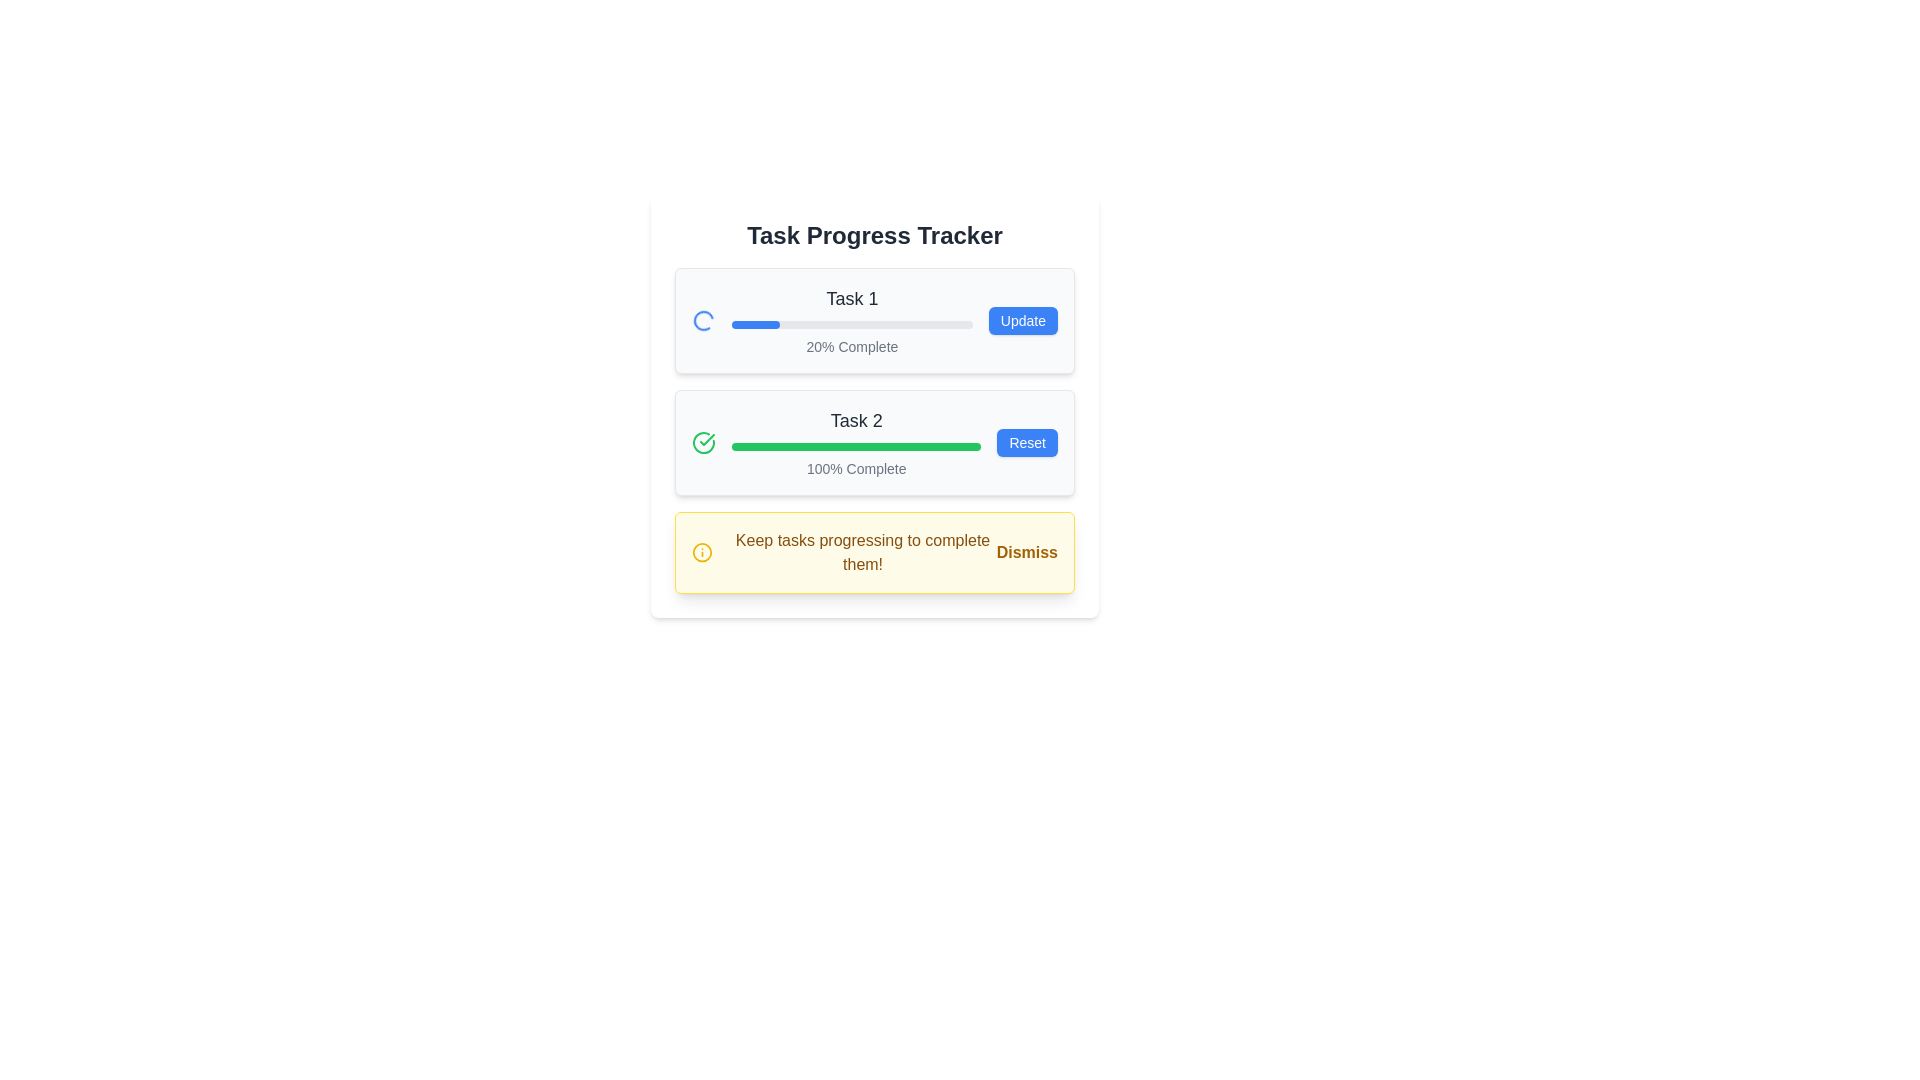 The image size is (1920, 1080). Describe the element at coordinates (755, 323) in the screenshot. I see `the blue segment of the progress bar indicating 20% completion for 'Task 1', which is located within the task card labeled 'Task 1'` at that location.